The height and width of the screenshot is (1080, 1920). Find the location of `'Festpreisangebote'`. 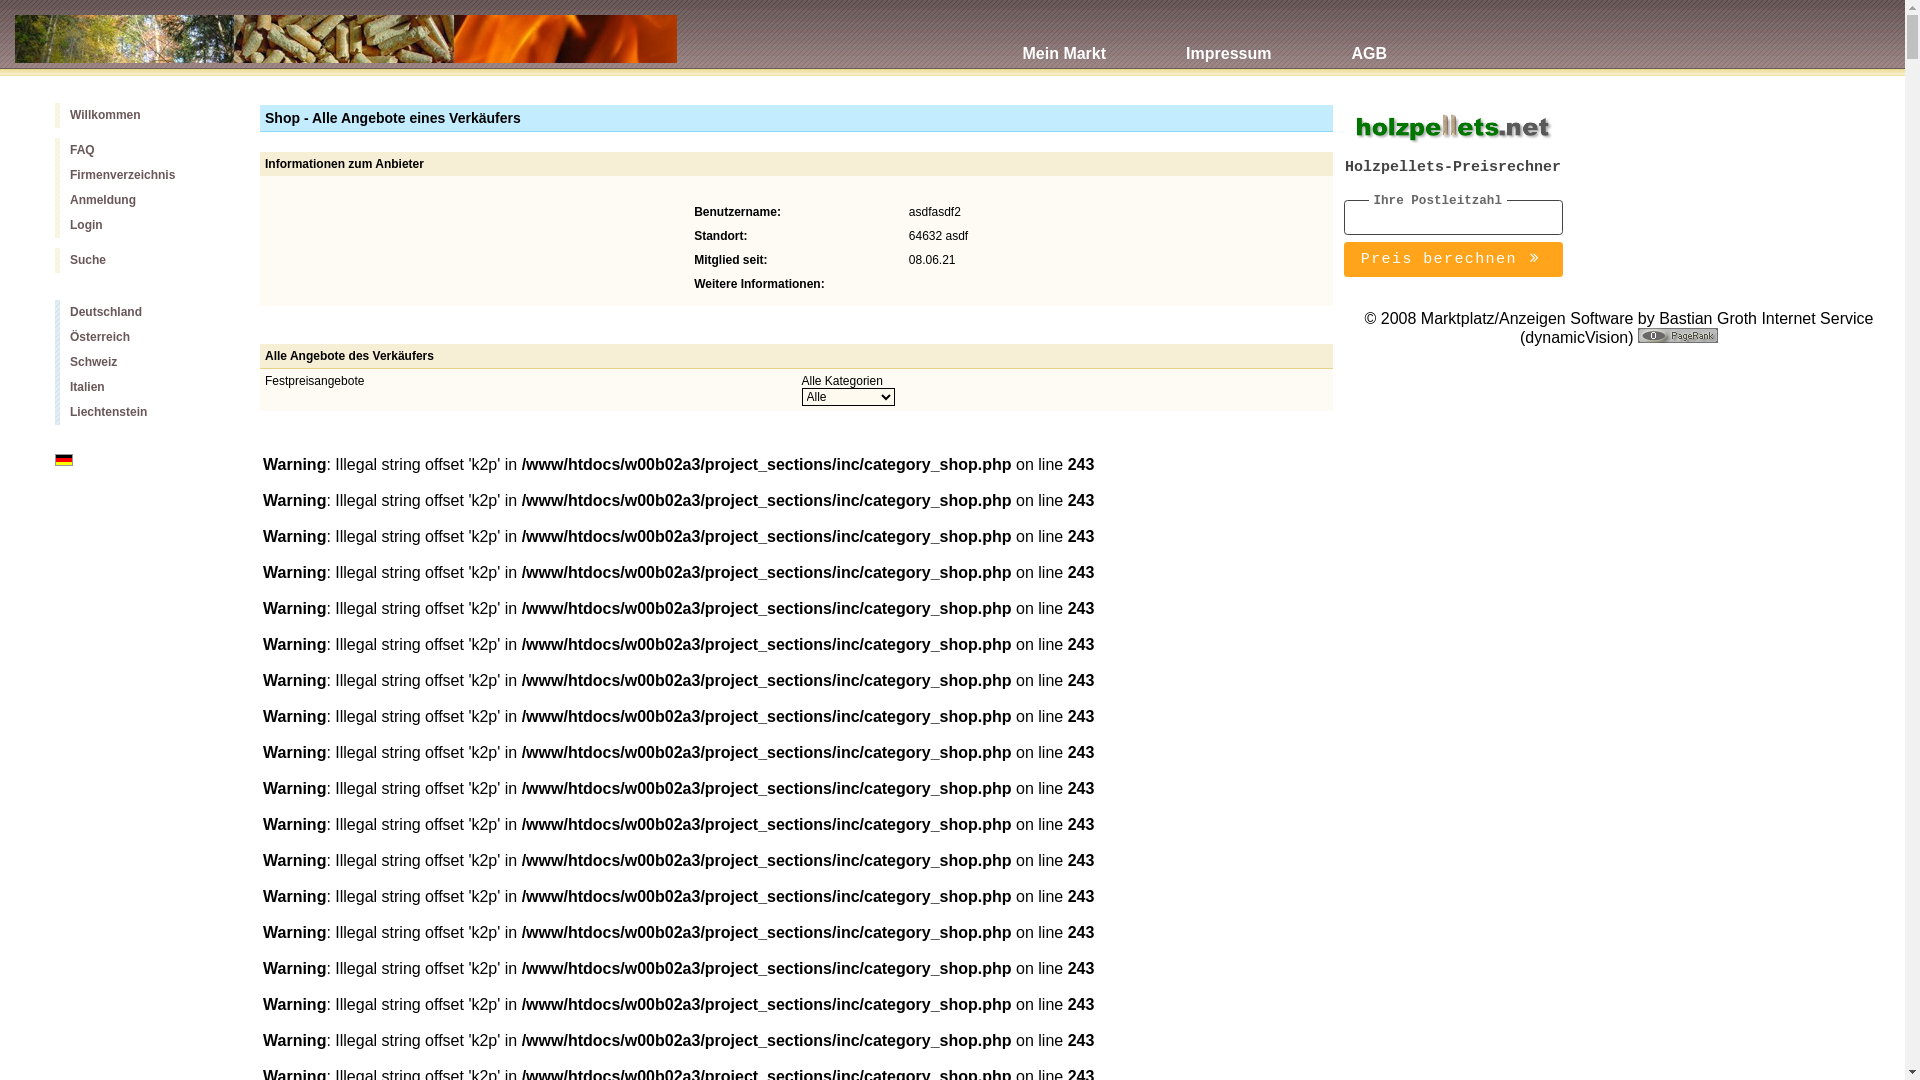

'Festpreisangebote' is located at coordinates (313, 381).